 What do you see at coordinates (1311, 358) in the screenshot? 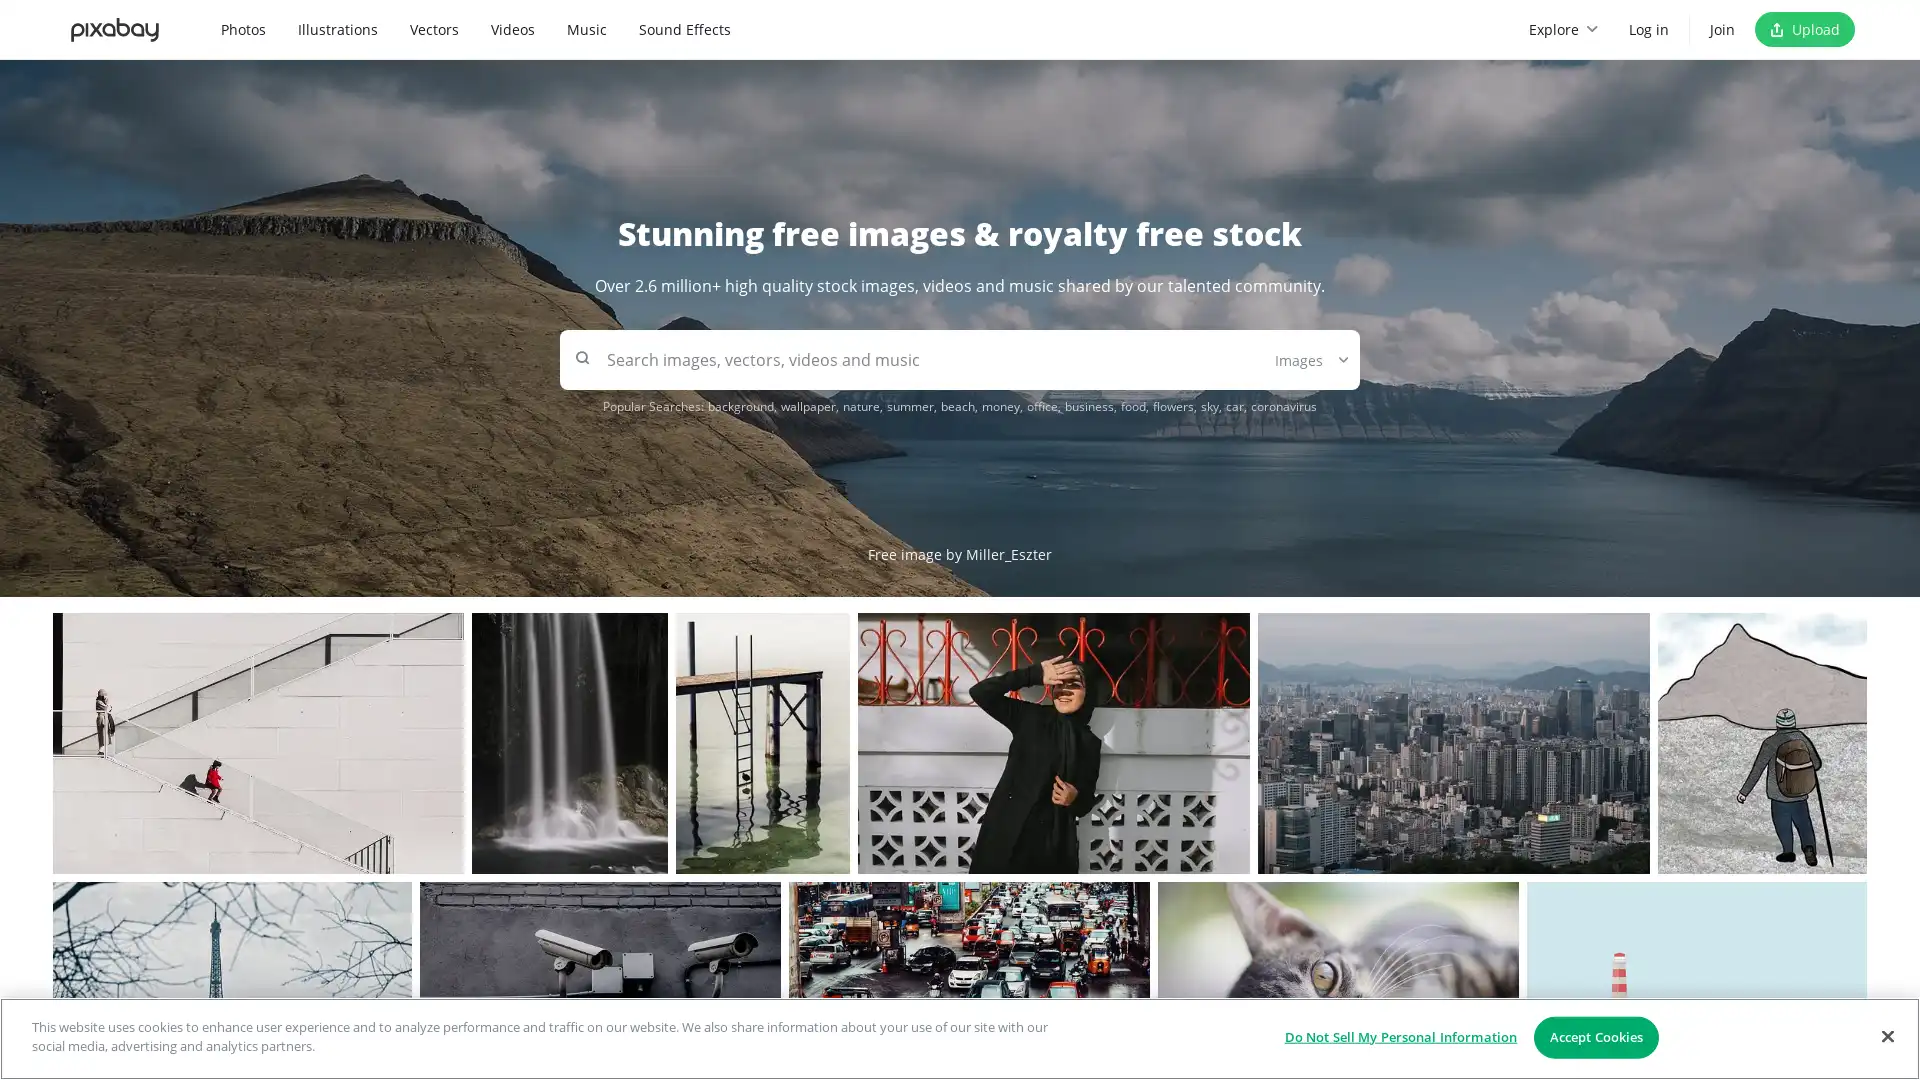
I see `Images` at bounding box center [1311, 358].